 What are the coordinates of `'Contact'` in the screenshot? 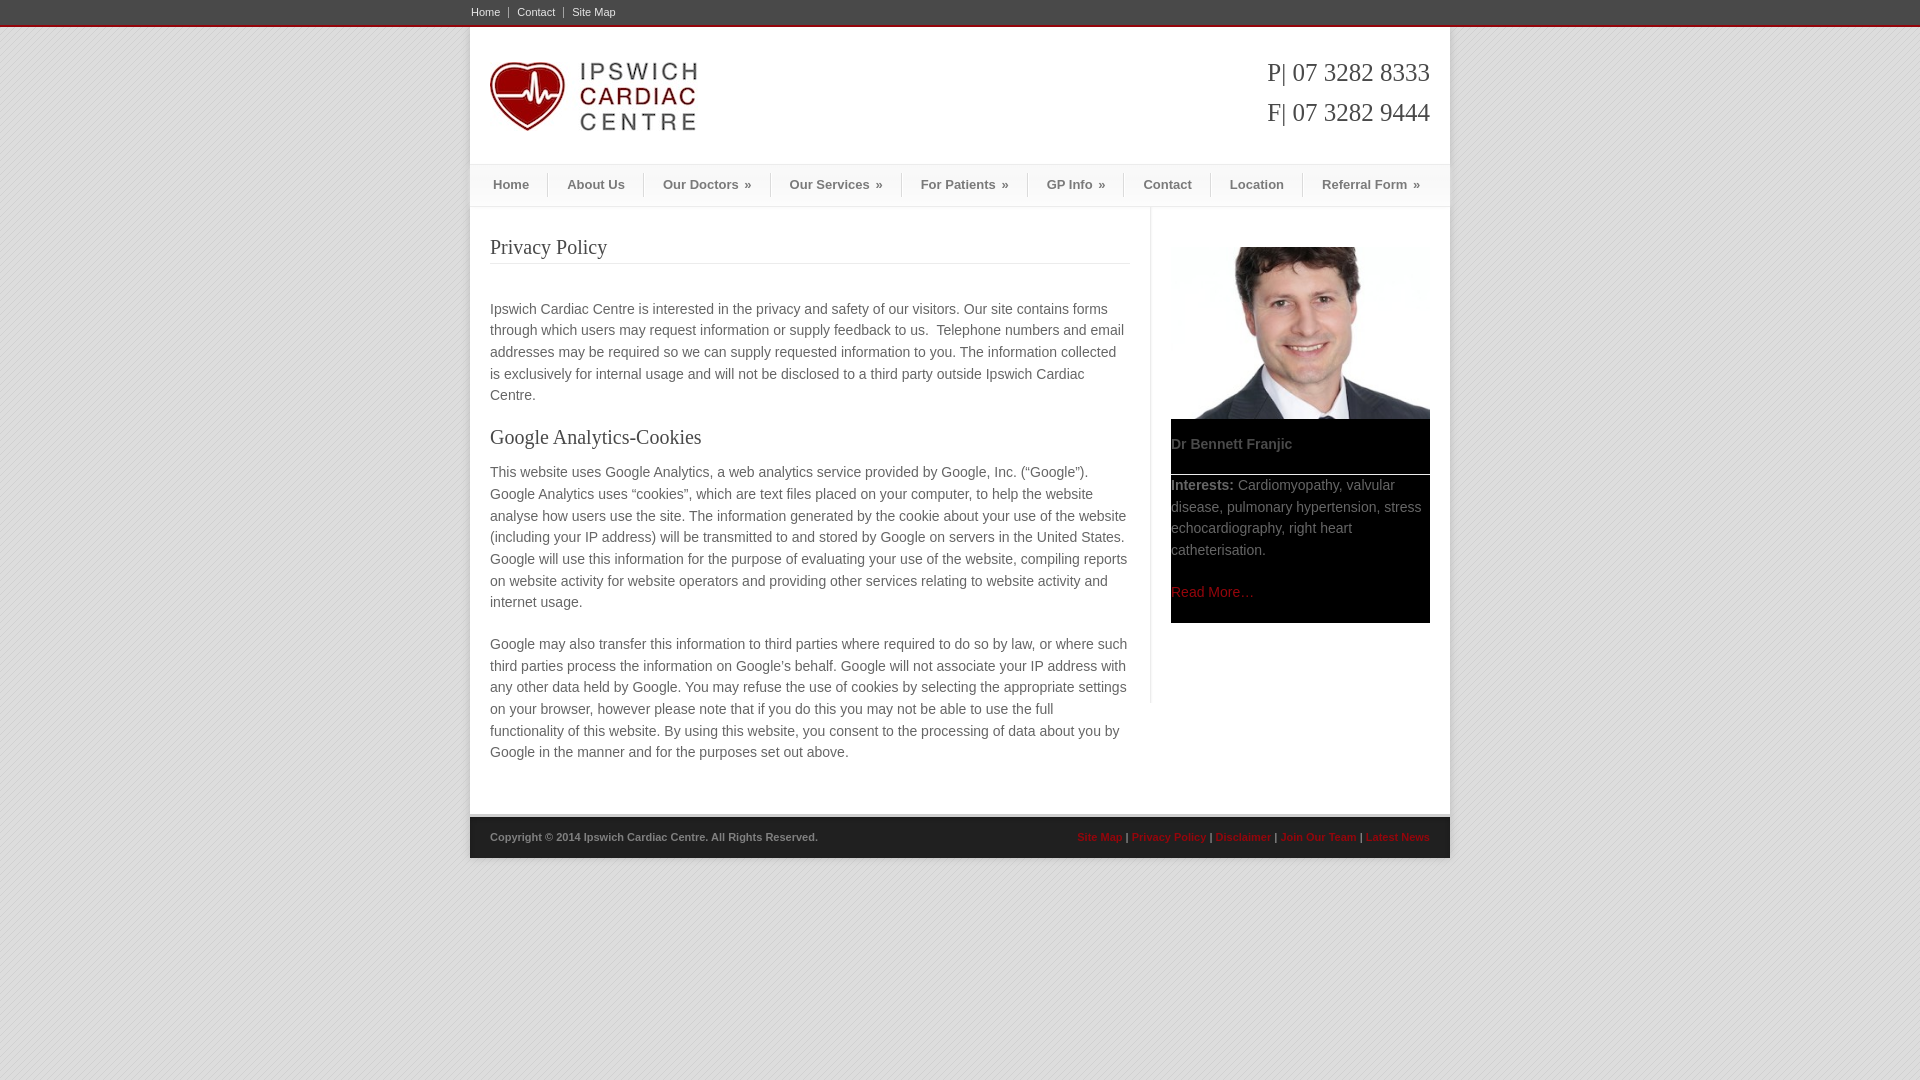 It's located at (536, 12).